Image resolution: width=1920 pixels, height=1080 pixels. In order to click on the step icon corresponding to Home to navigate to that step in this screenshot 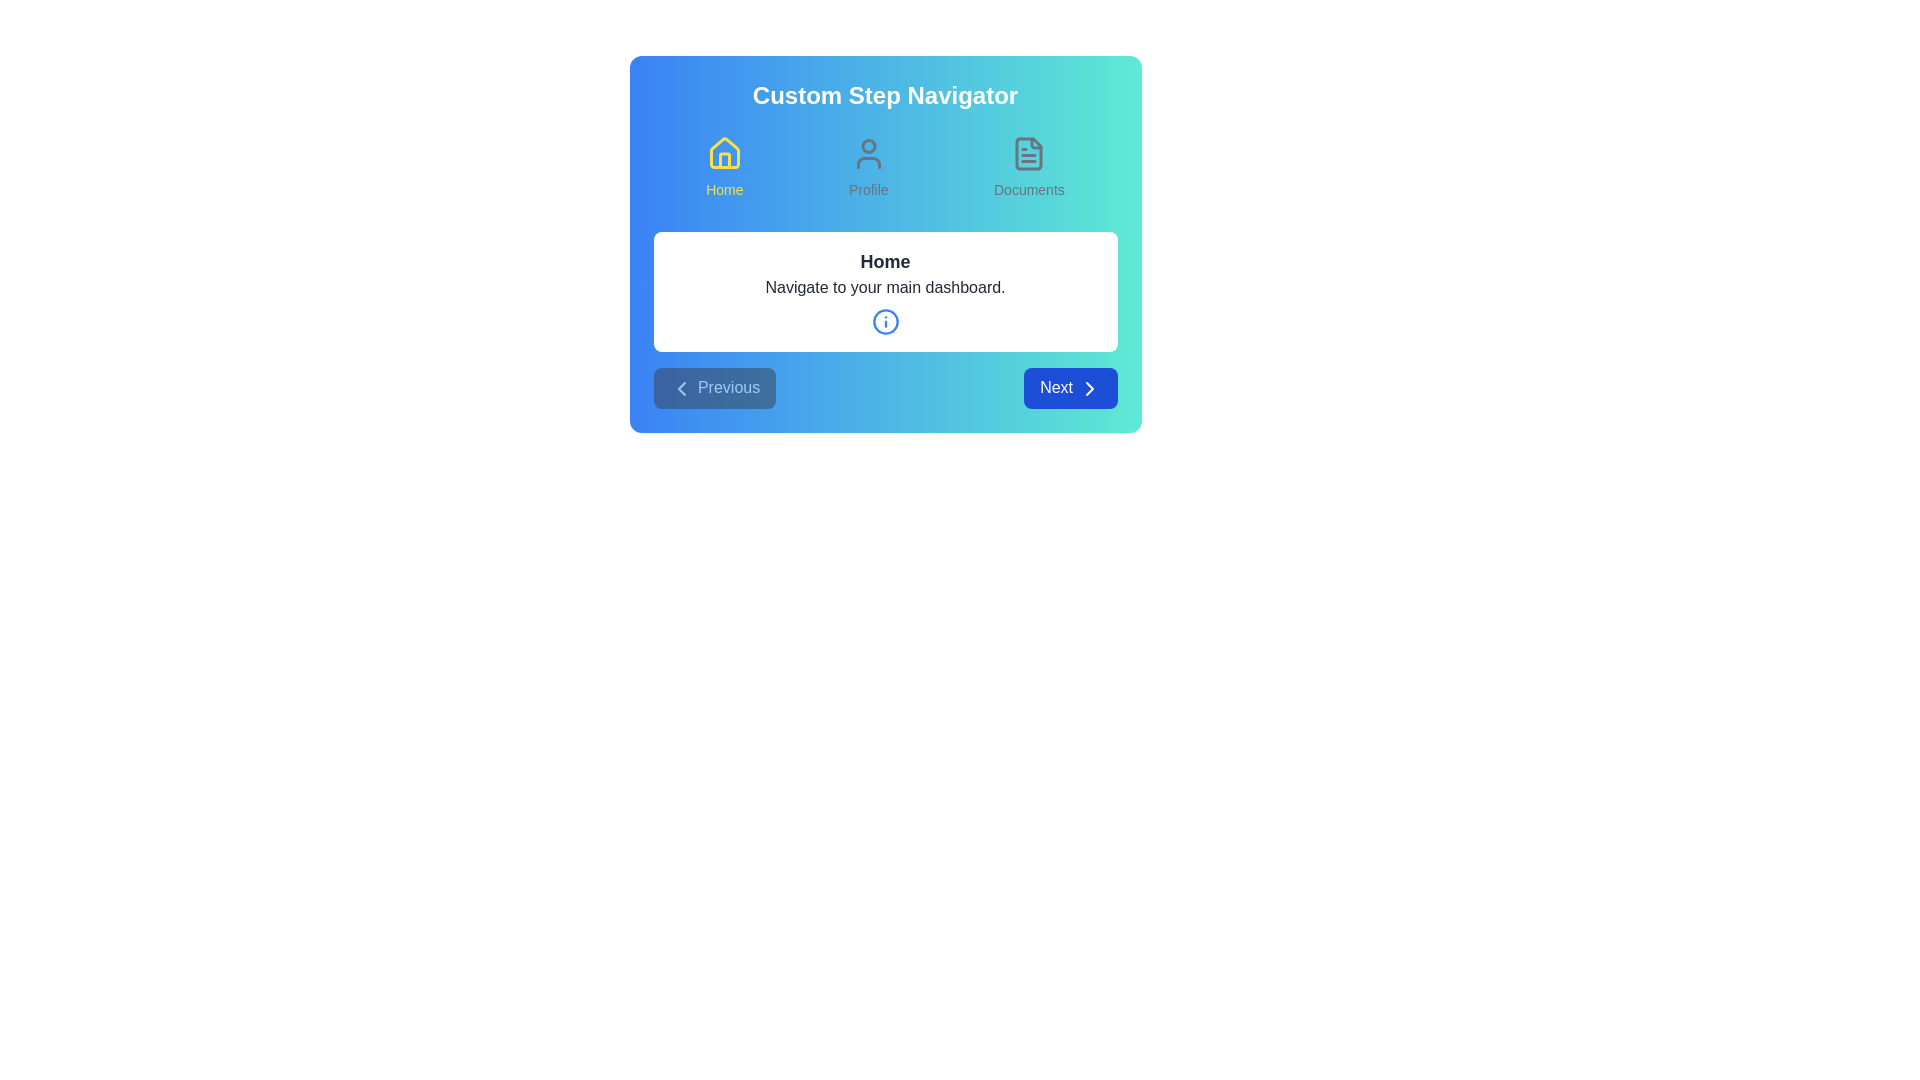, I will do `click(723, 167)`.